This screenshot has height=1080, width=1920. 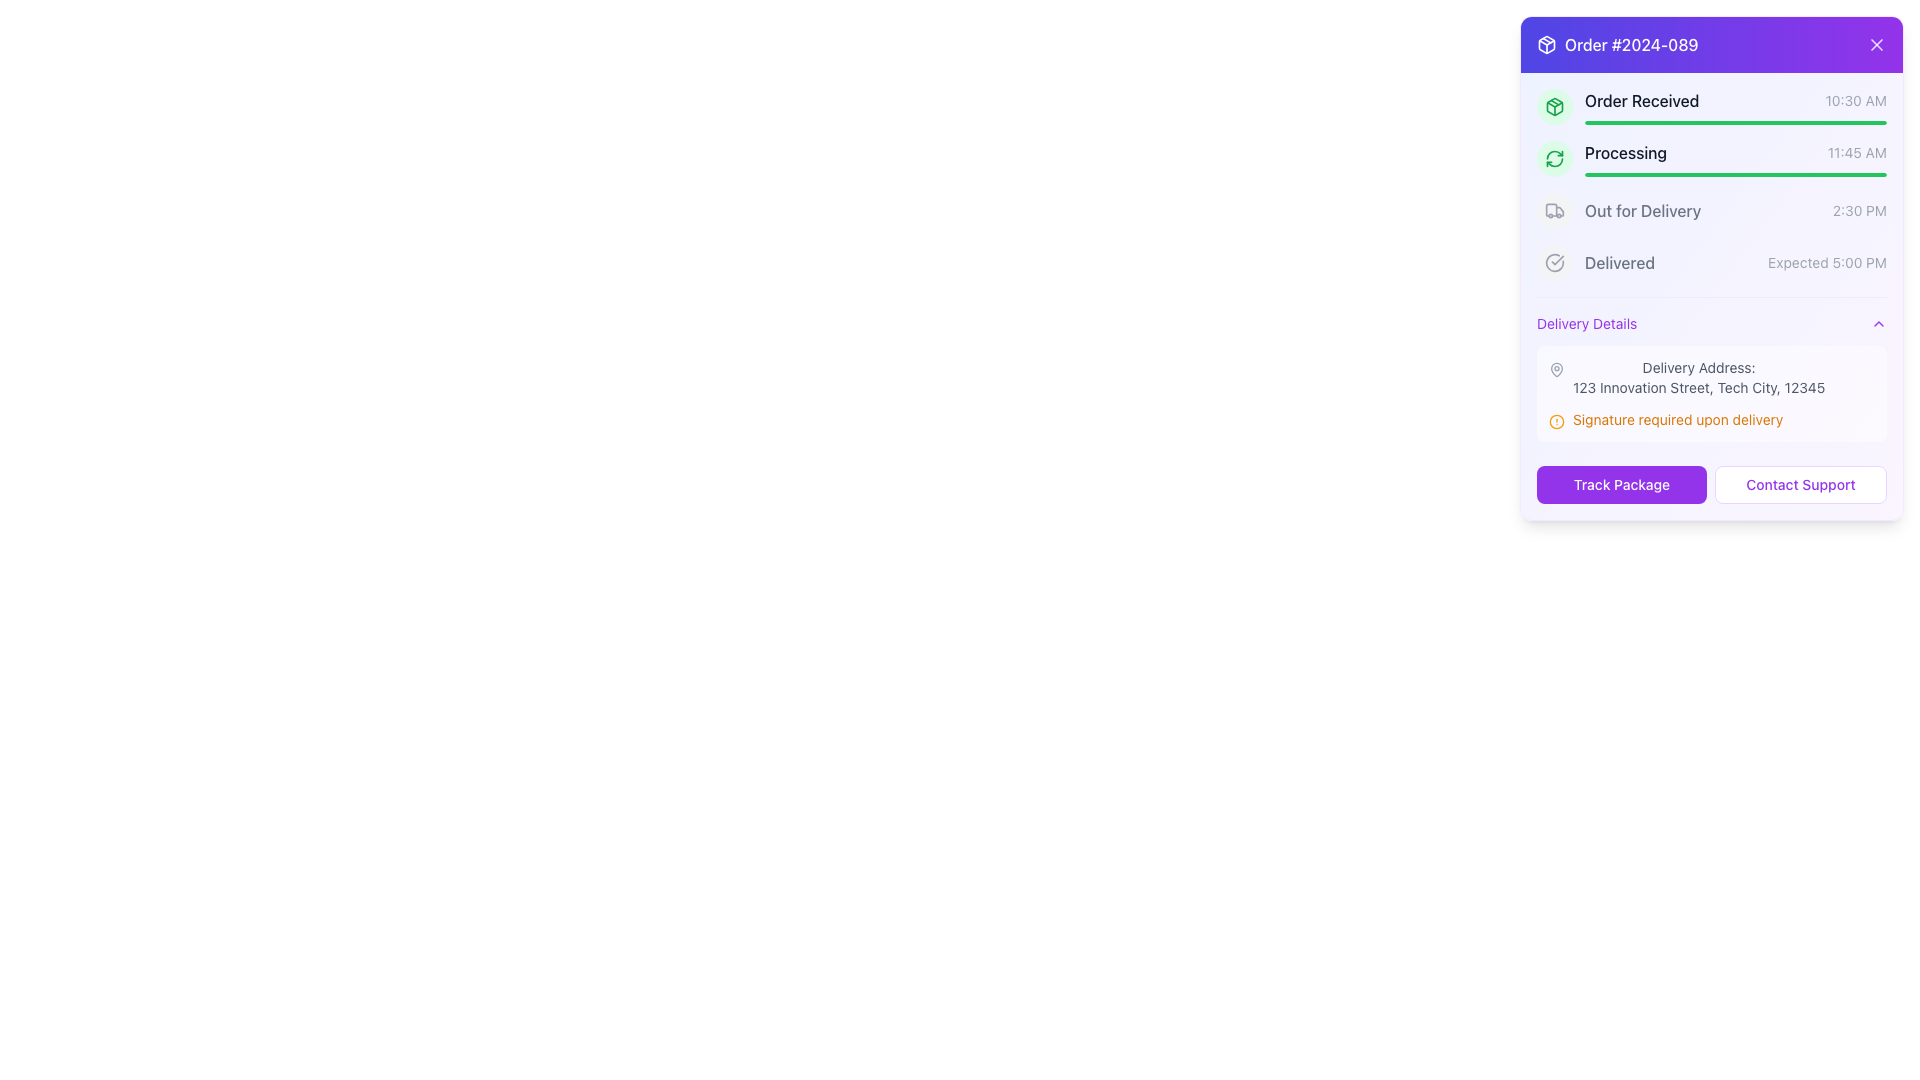 What do you see at coordinates (1735, 152) in the screenshot?
I see `the 'Processing' status indicator with timestamp '11:45 AM', which is the second status item in the vertical list within the card-like interface` at bounding box center [1735, 152].